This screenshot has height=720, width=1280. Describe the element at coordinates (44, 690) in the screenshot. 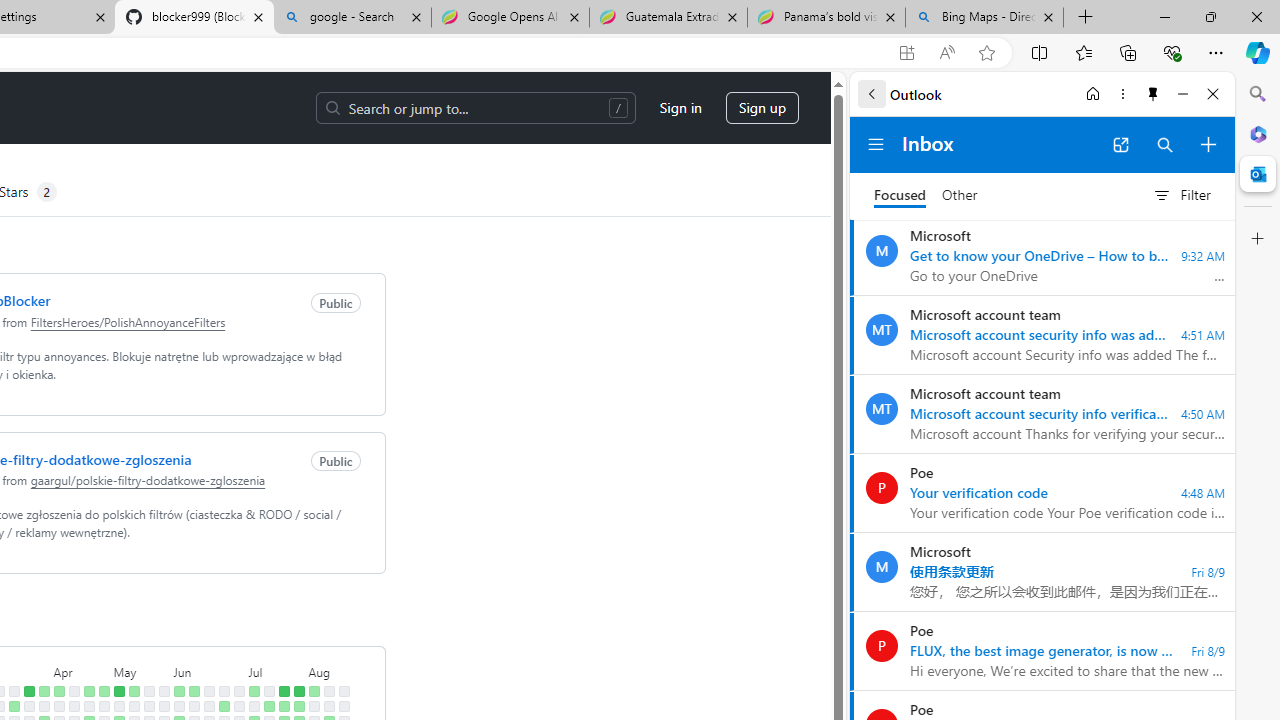

I see `'1 contribution on March 31st.'` at that location.